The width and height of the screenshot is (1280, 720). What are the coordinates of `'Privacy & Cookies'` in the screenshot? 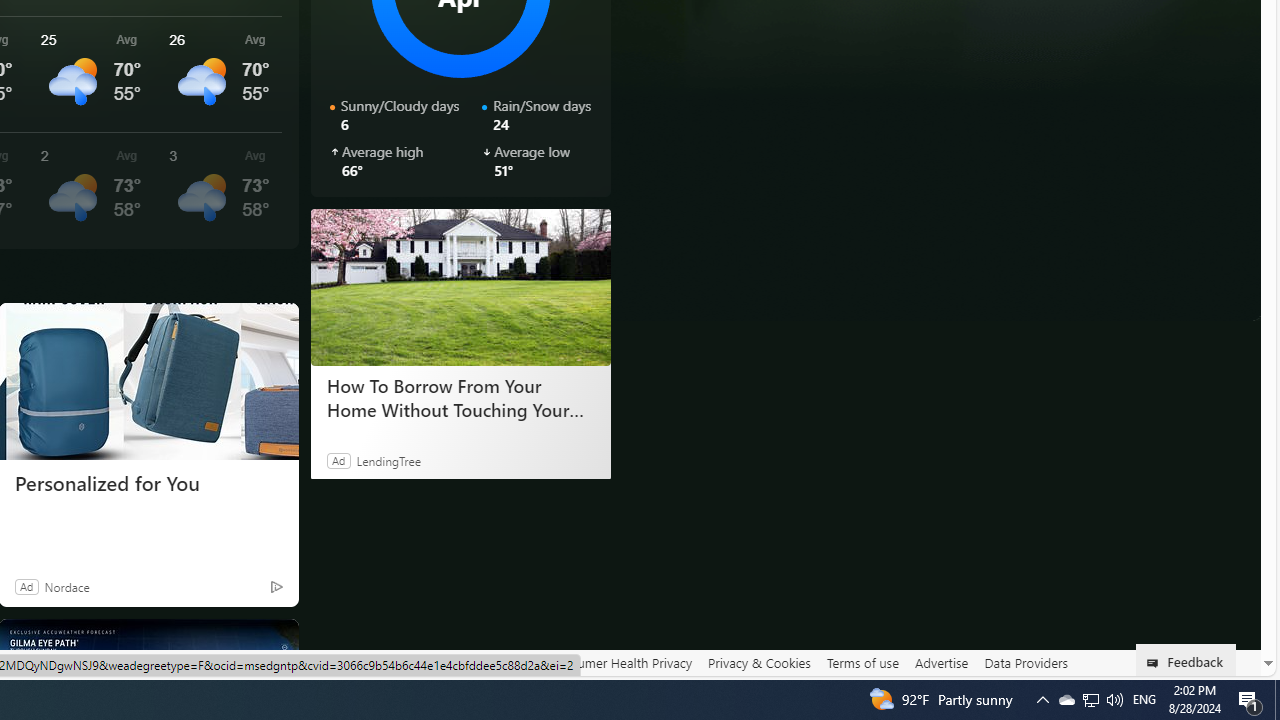 It's located at (758, 663).